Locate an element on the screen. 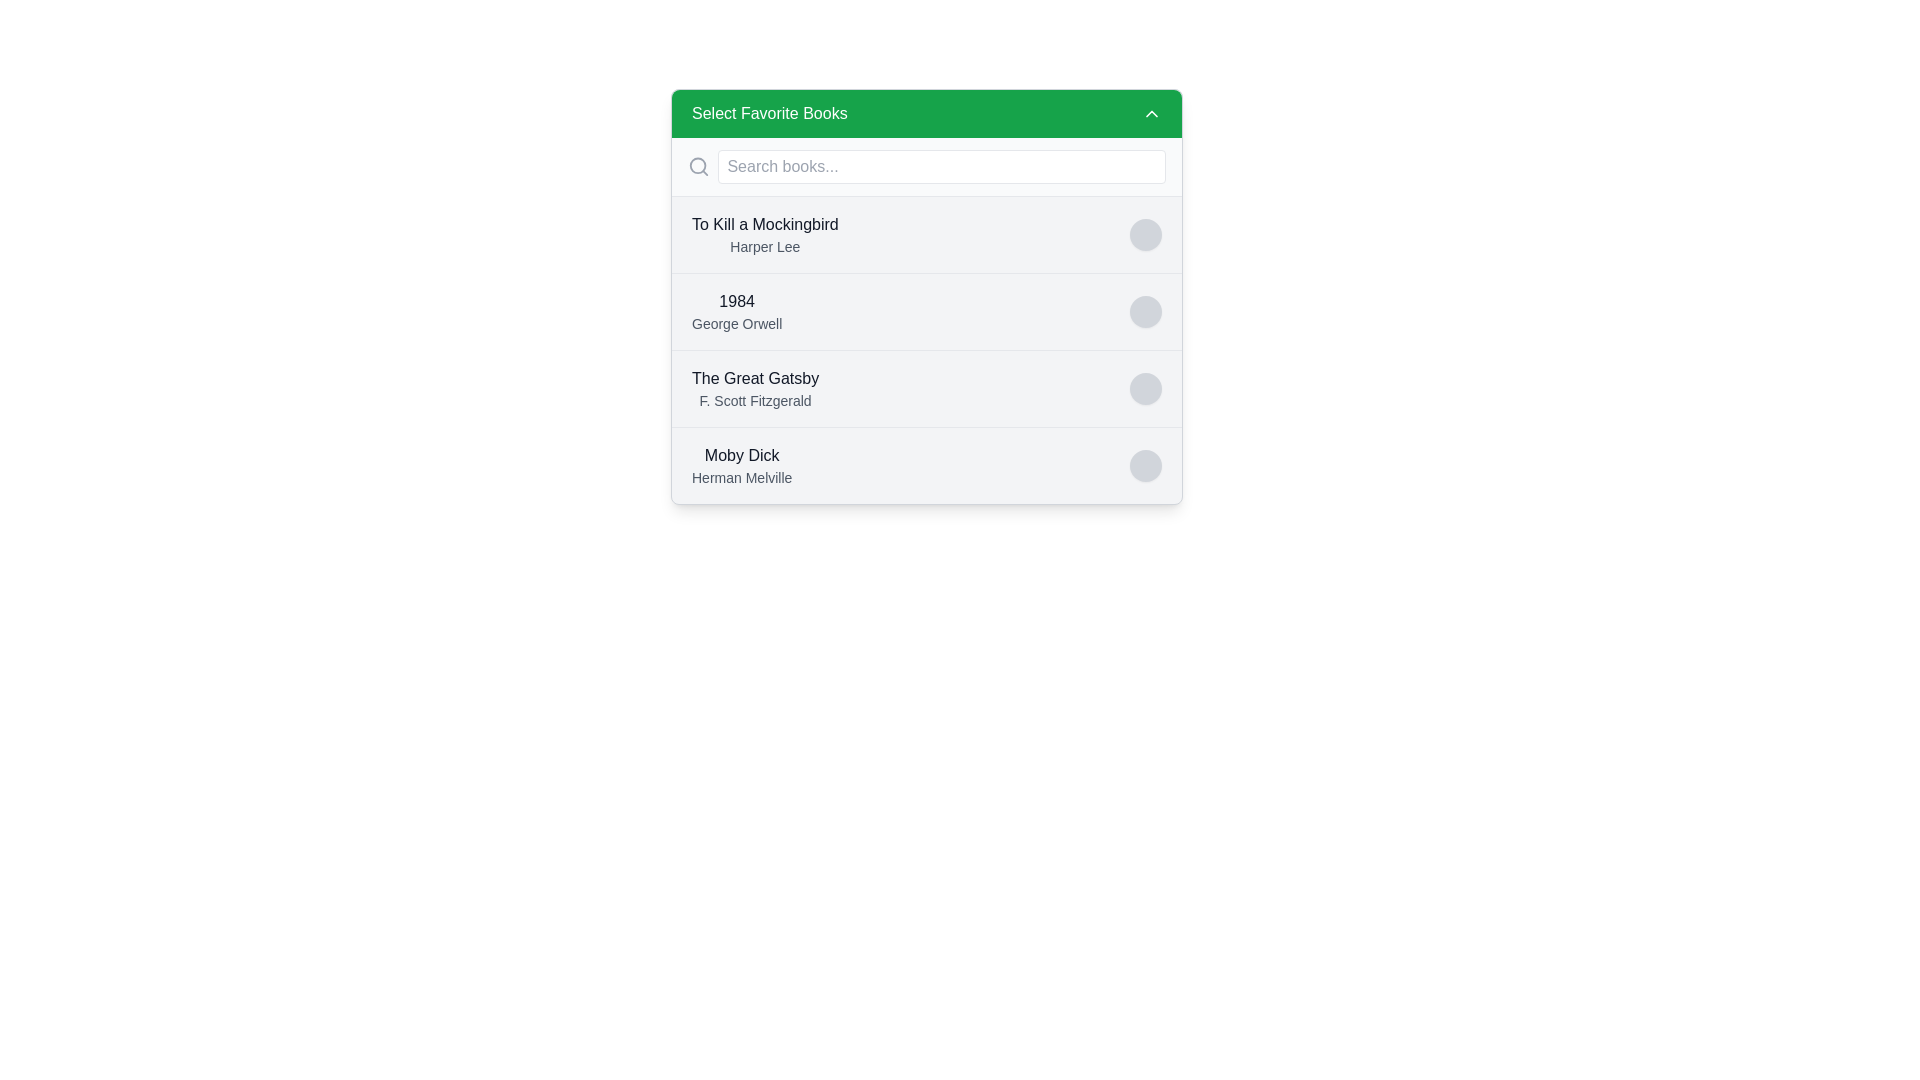 The width and height of the screenshot is (1920, 1080). the selectable list item representing 'Moby Dick by Herman Melville' is located at coordinates (925, 465).